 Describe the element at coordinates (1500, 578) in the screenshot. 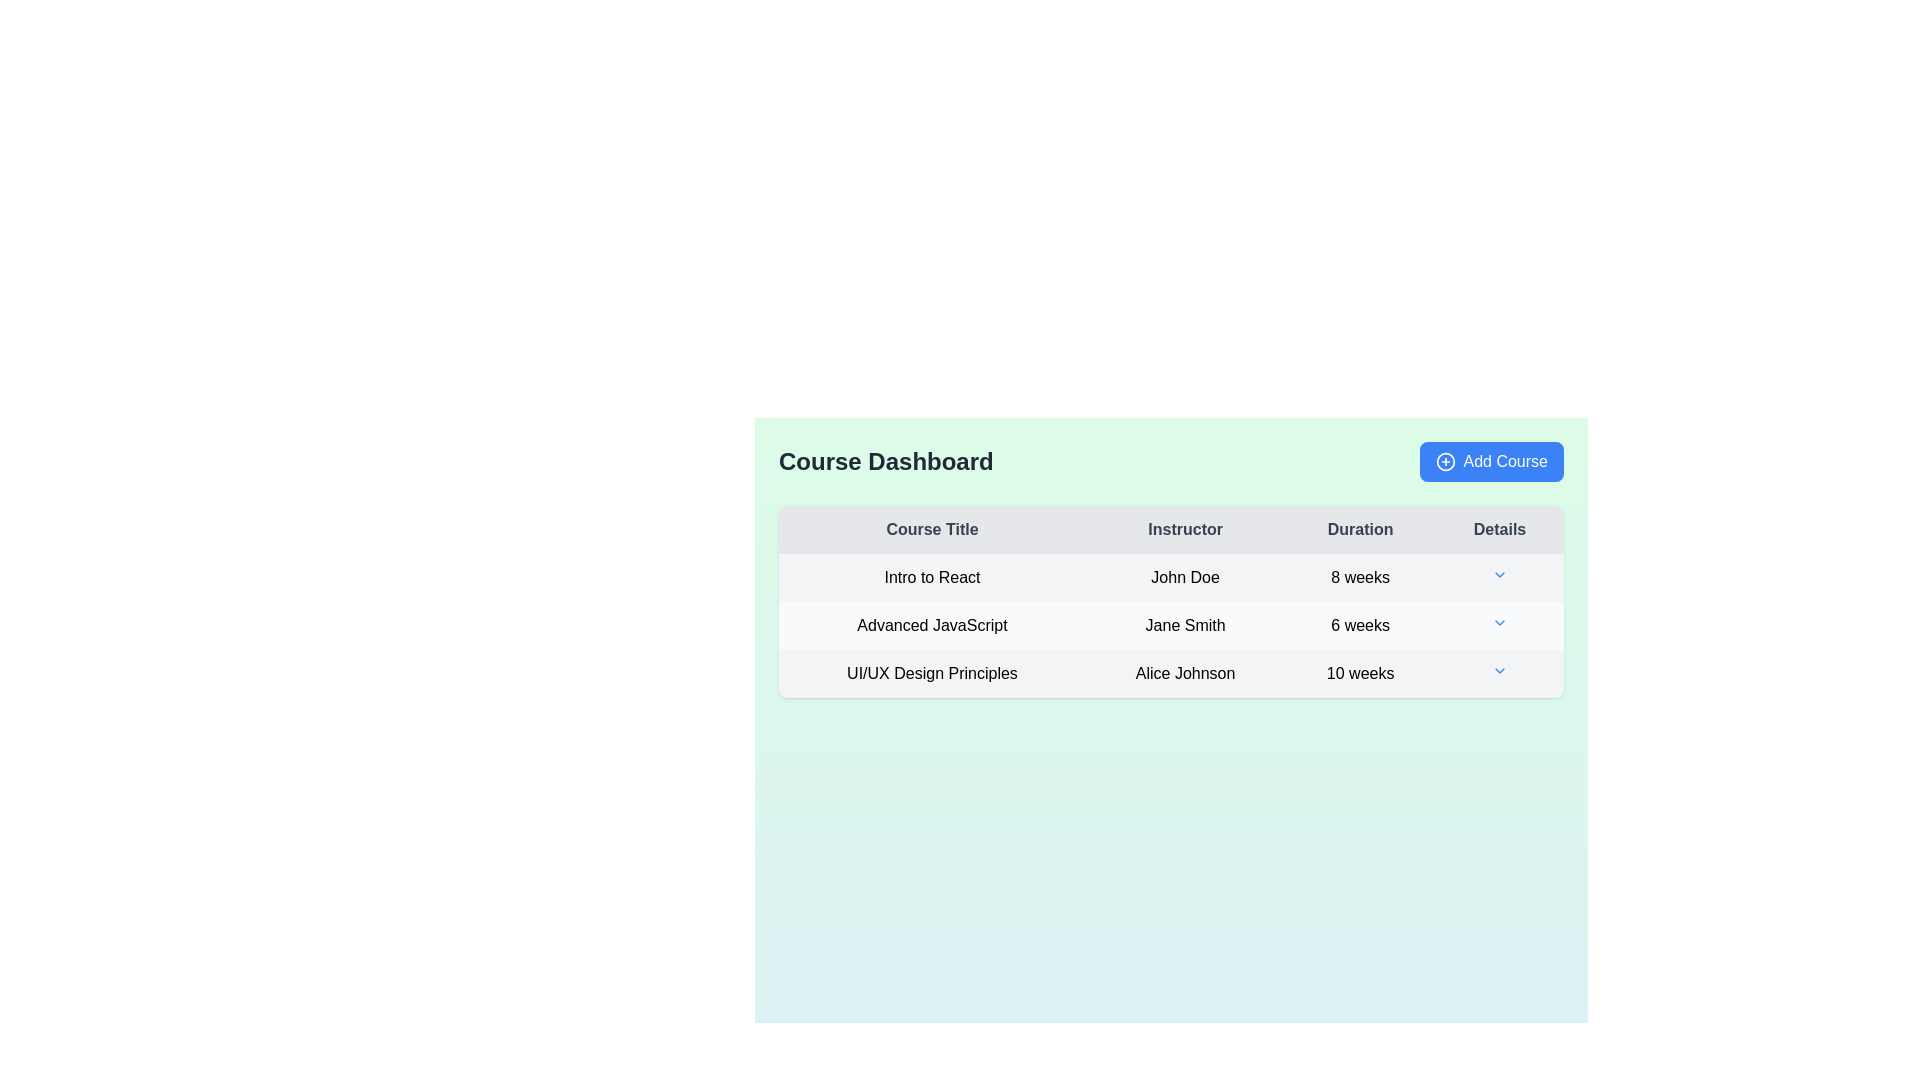

I see `the downward-pointing blue icon button in the 'Details' column of the first row` at that location.